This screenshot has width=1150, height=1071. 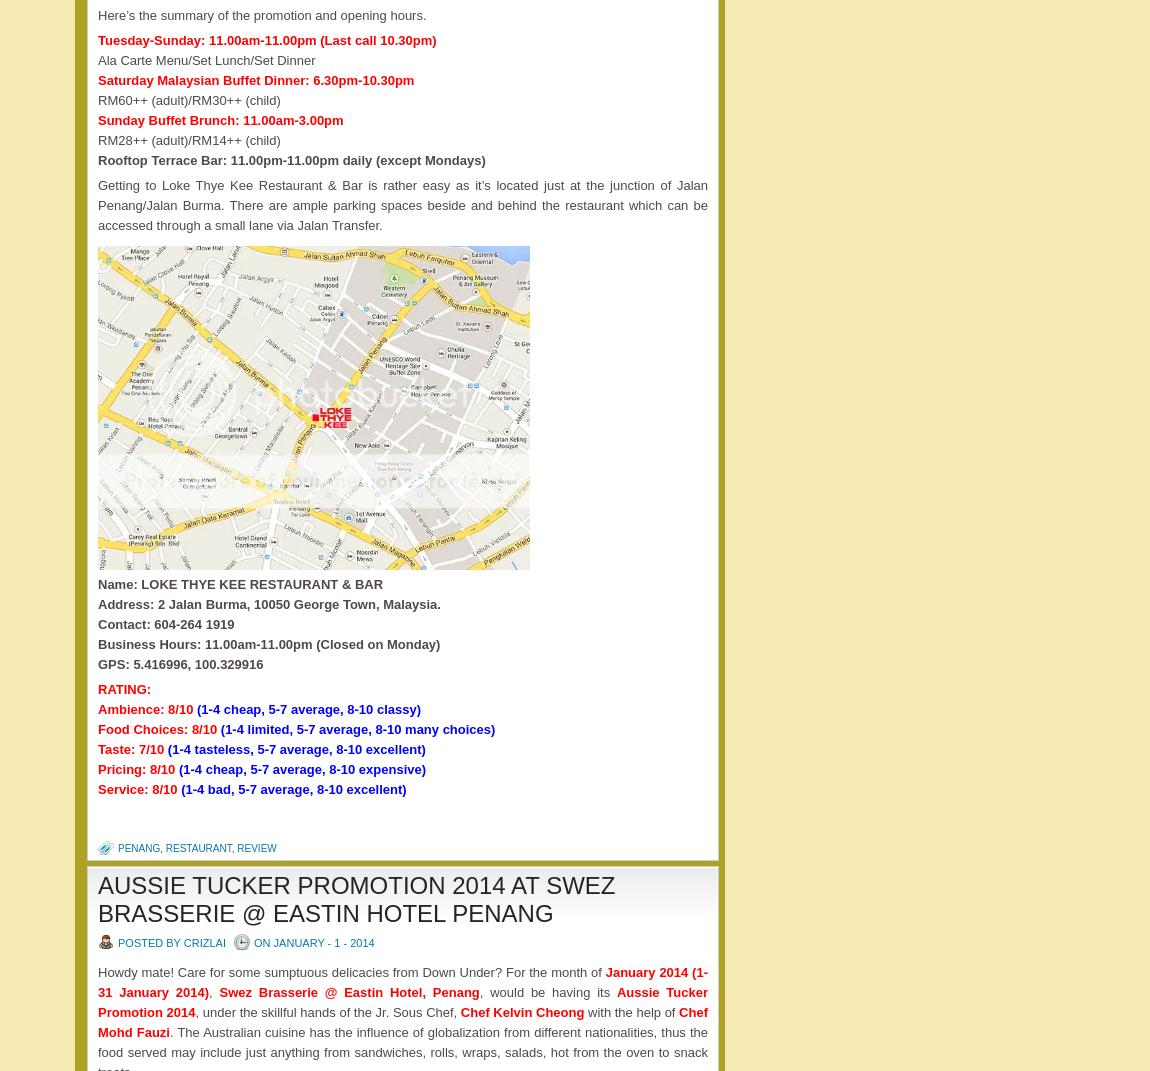 I want to click on 'Aussie Tucker Promotion 2014', so click(x=96, y=1002).